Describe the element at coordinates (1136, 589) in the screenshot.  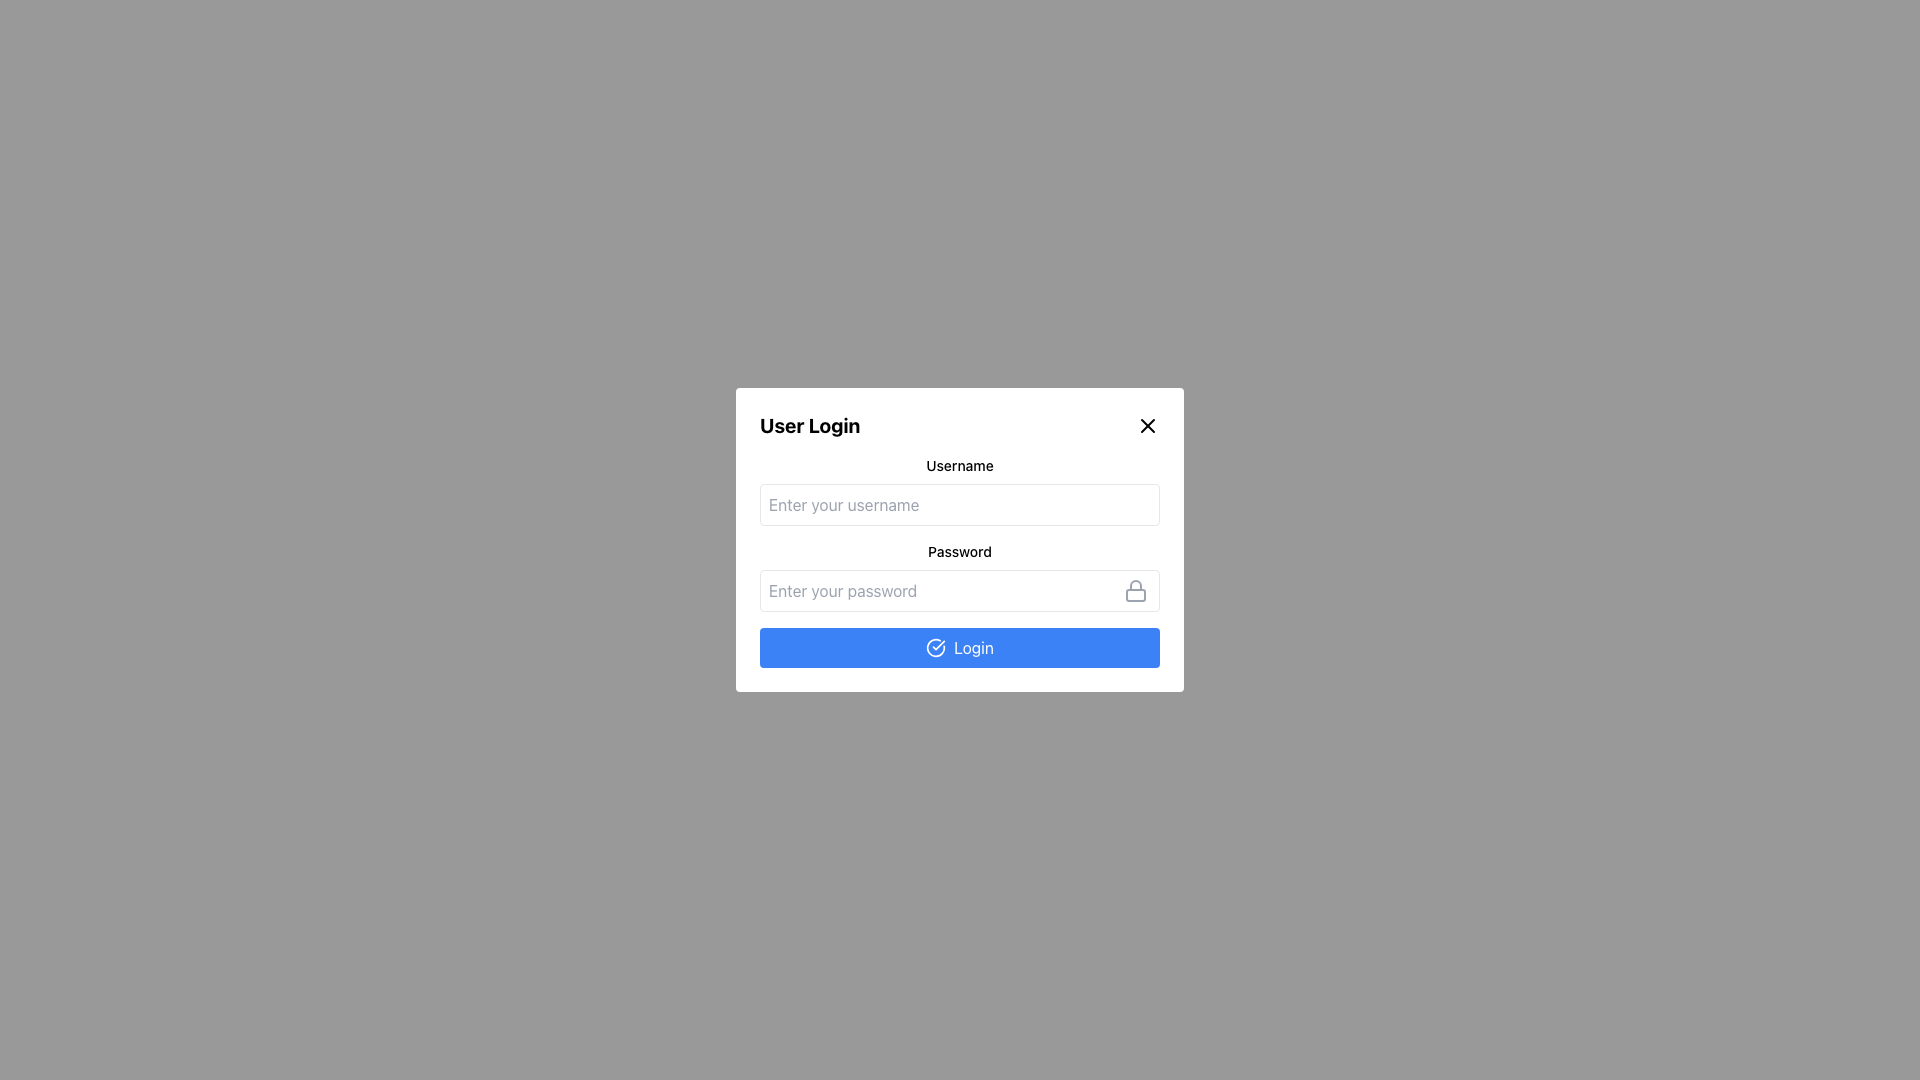
I see `the gray-colored lock icon, which is styled in a simplistic outline form and located inside the password input field on the right side` at that location.